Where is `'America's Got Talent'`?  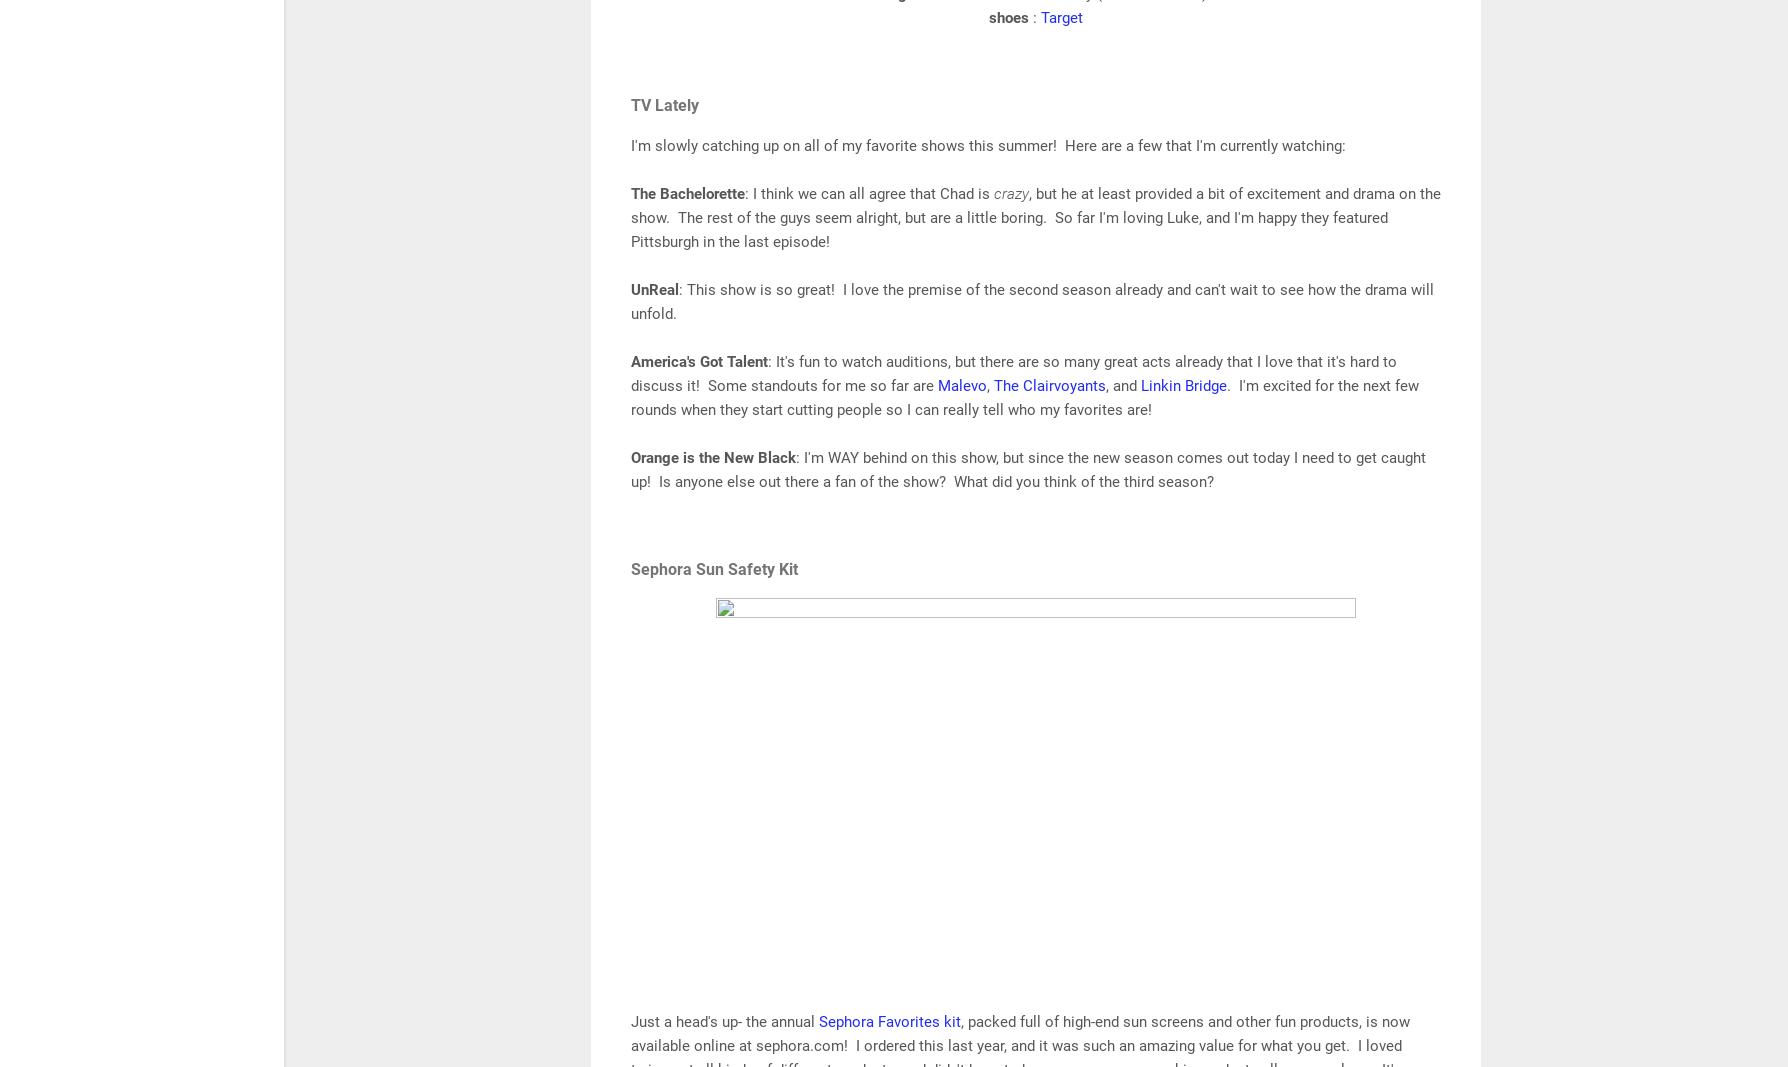
'America's Got Talent' is located at coordinates (630, 361).